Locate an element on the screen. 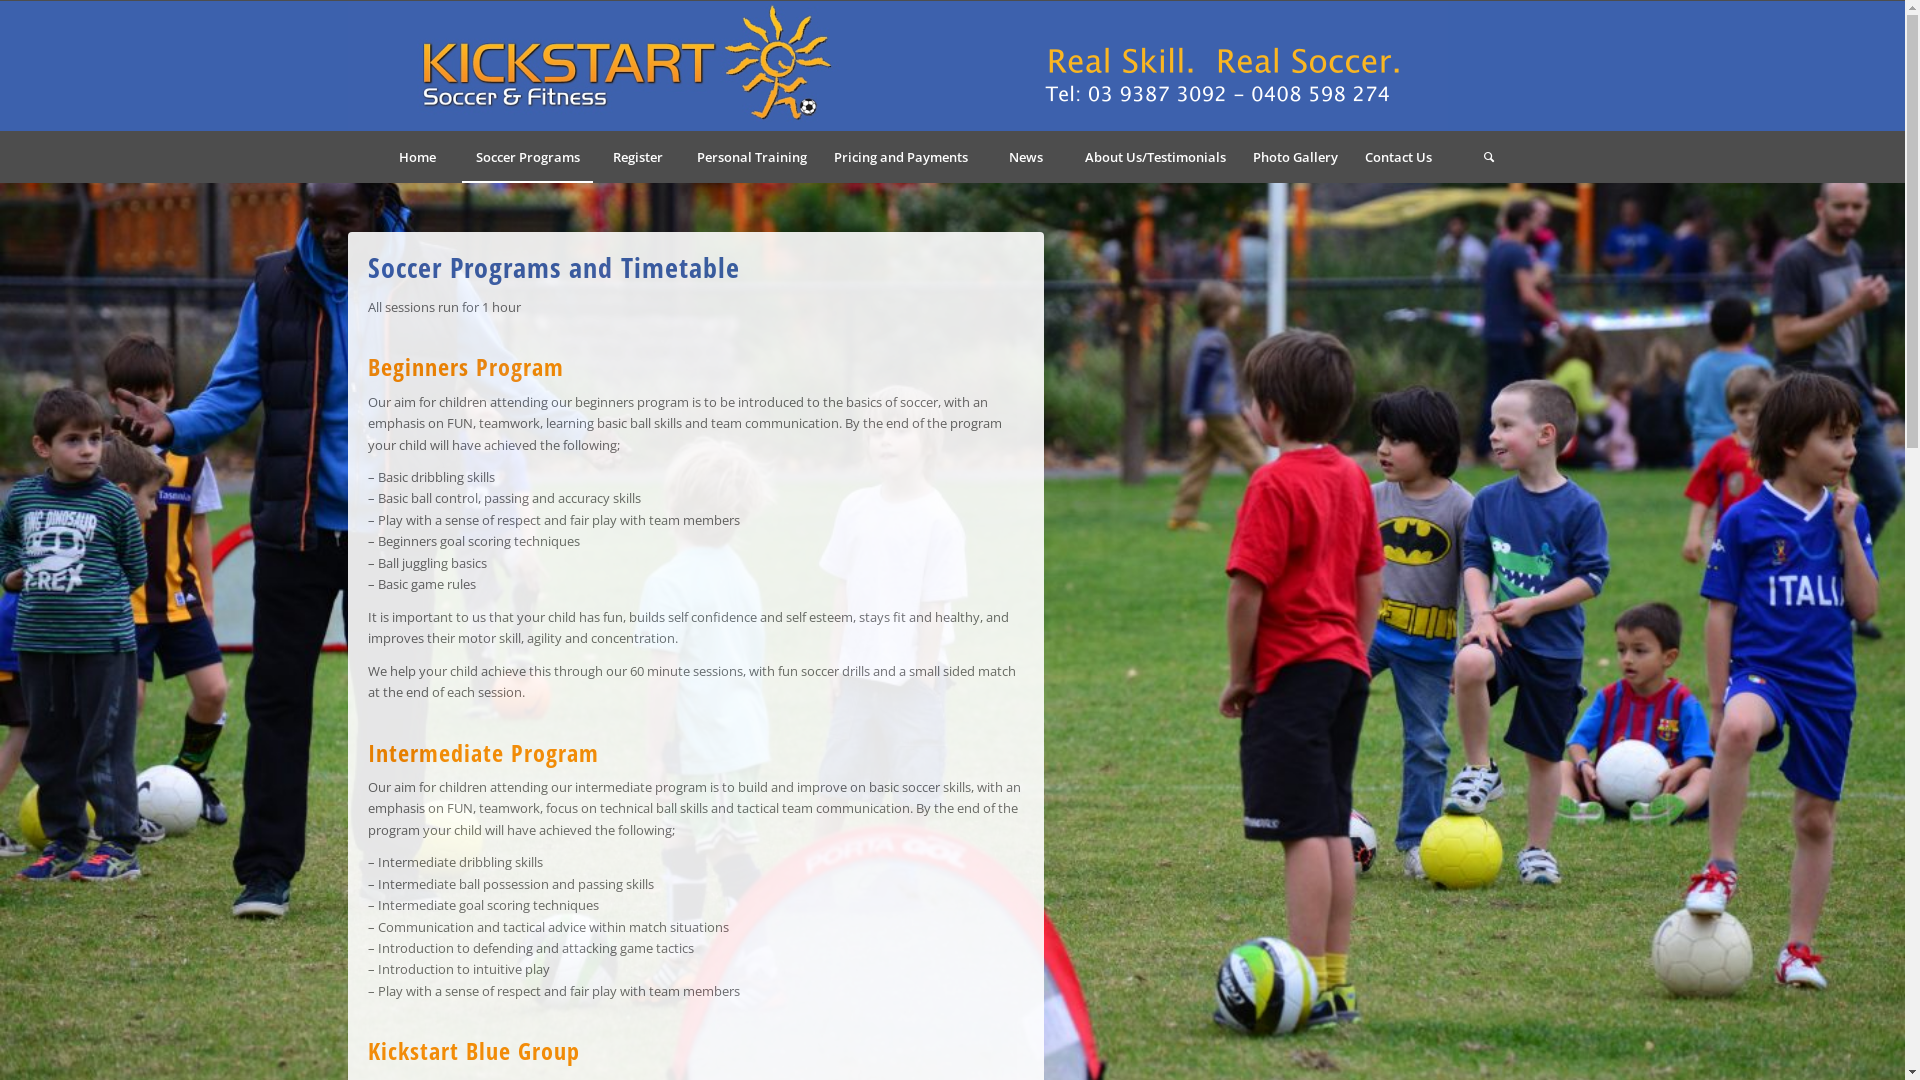  'Home' is located at coordinates (416, 156).